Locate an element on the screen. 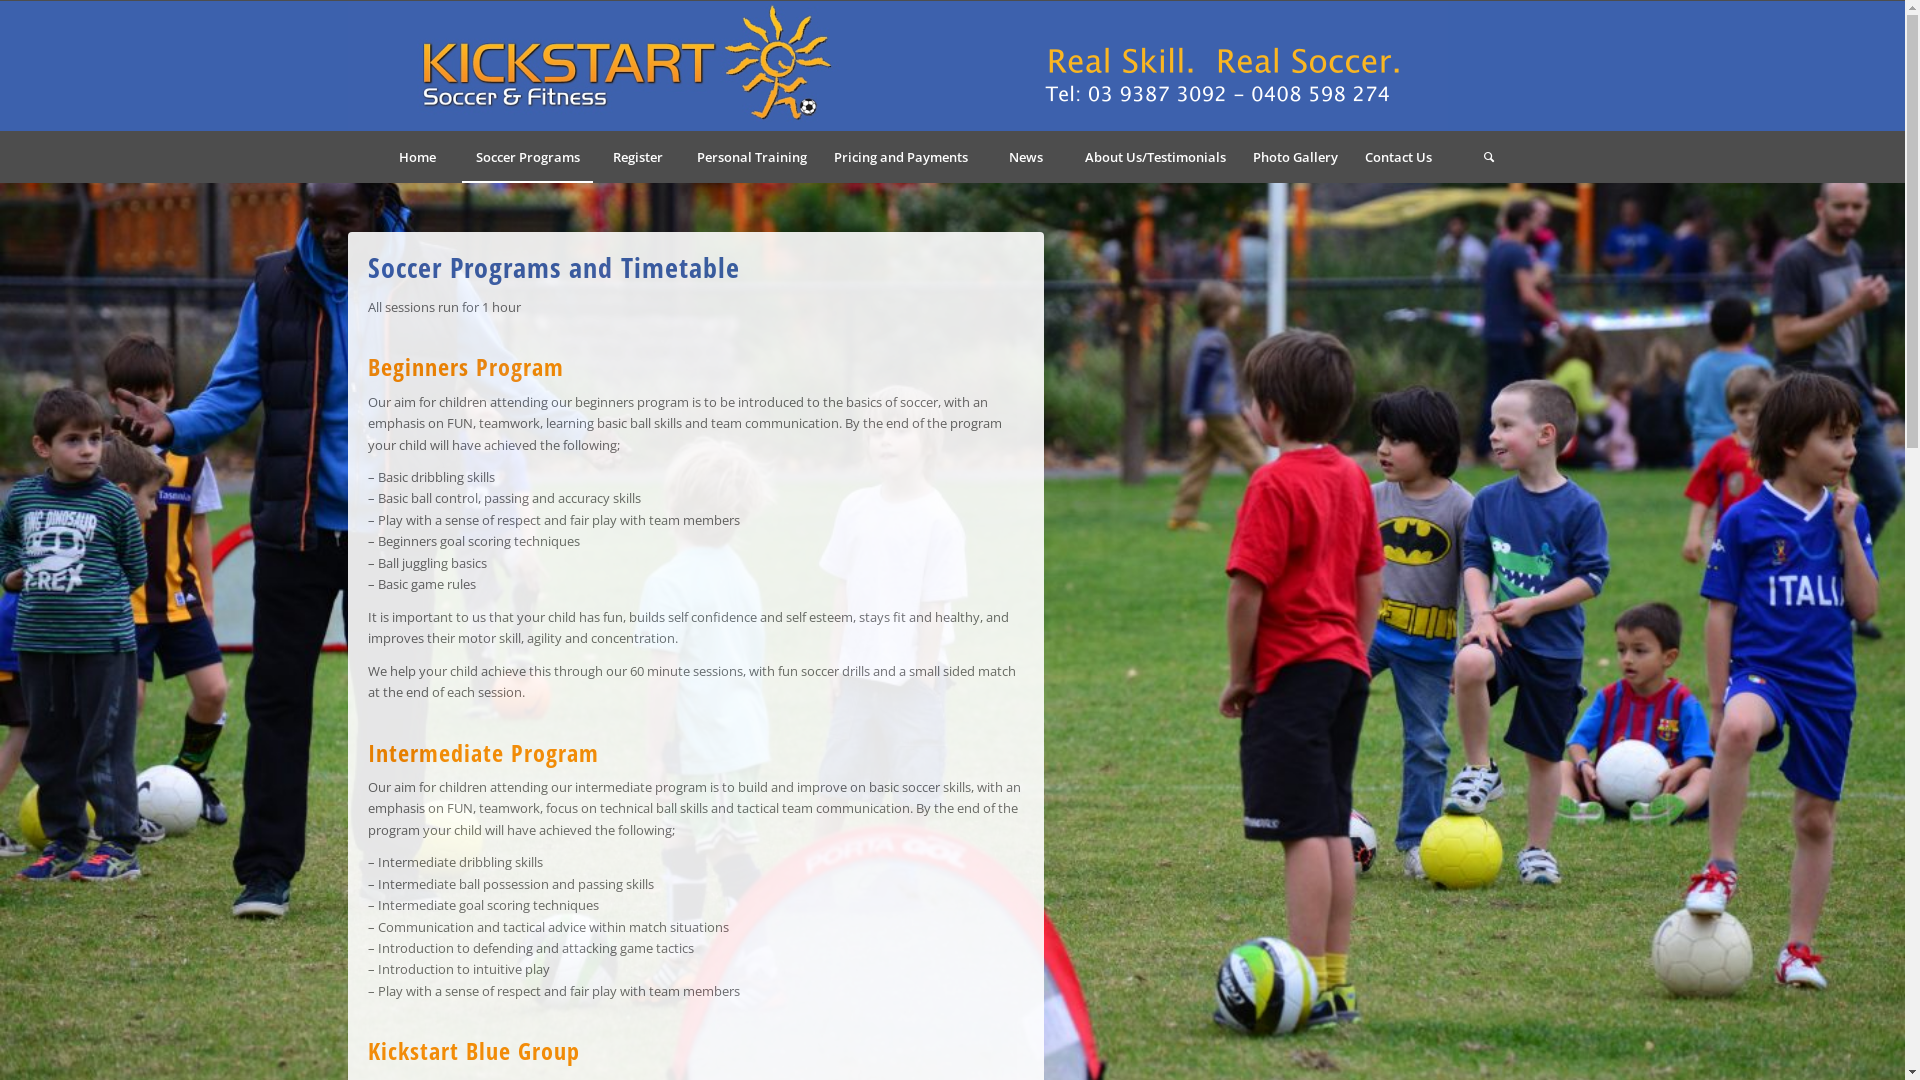  'Home' is located at coordinates (416, 156).